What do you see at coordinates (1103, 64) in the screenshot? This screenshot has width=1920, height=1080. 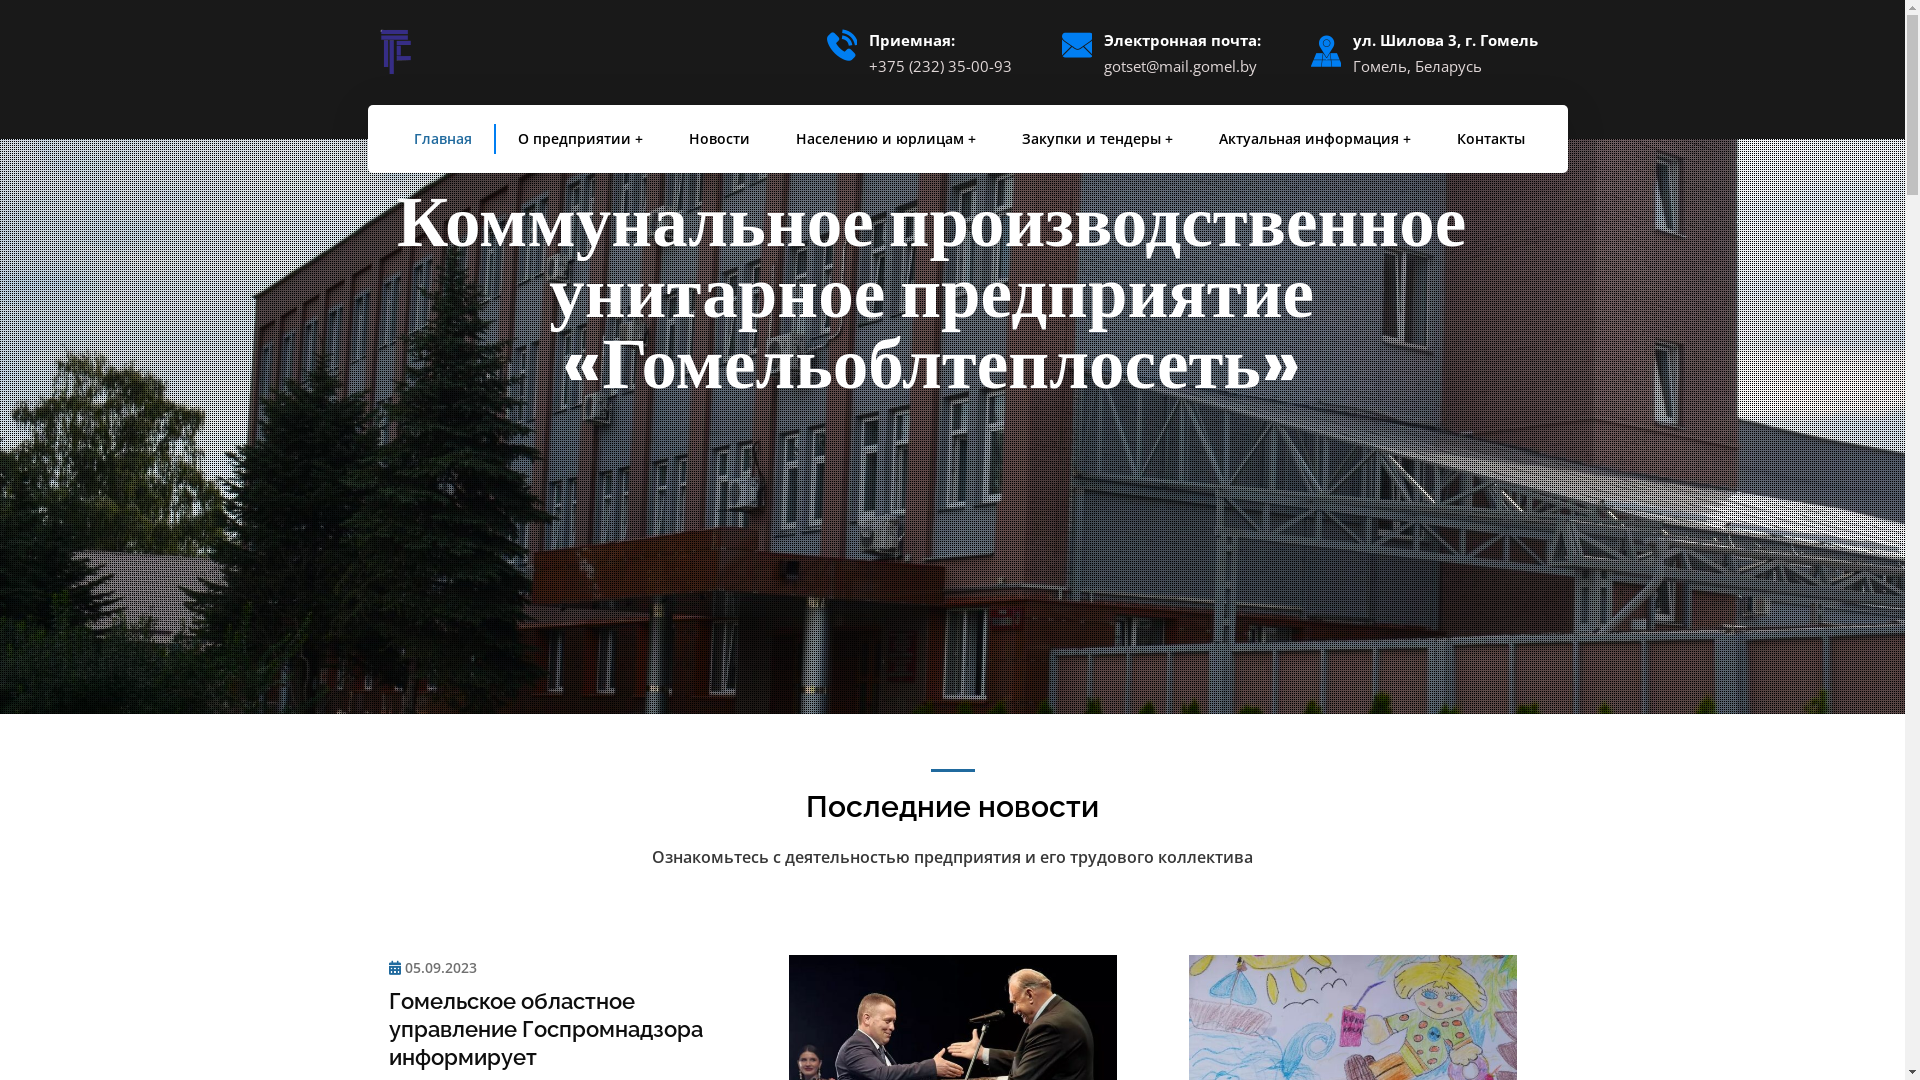 I see `'gotset@mail.gomel.by'` at bounding box center [1103, 64].